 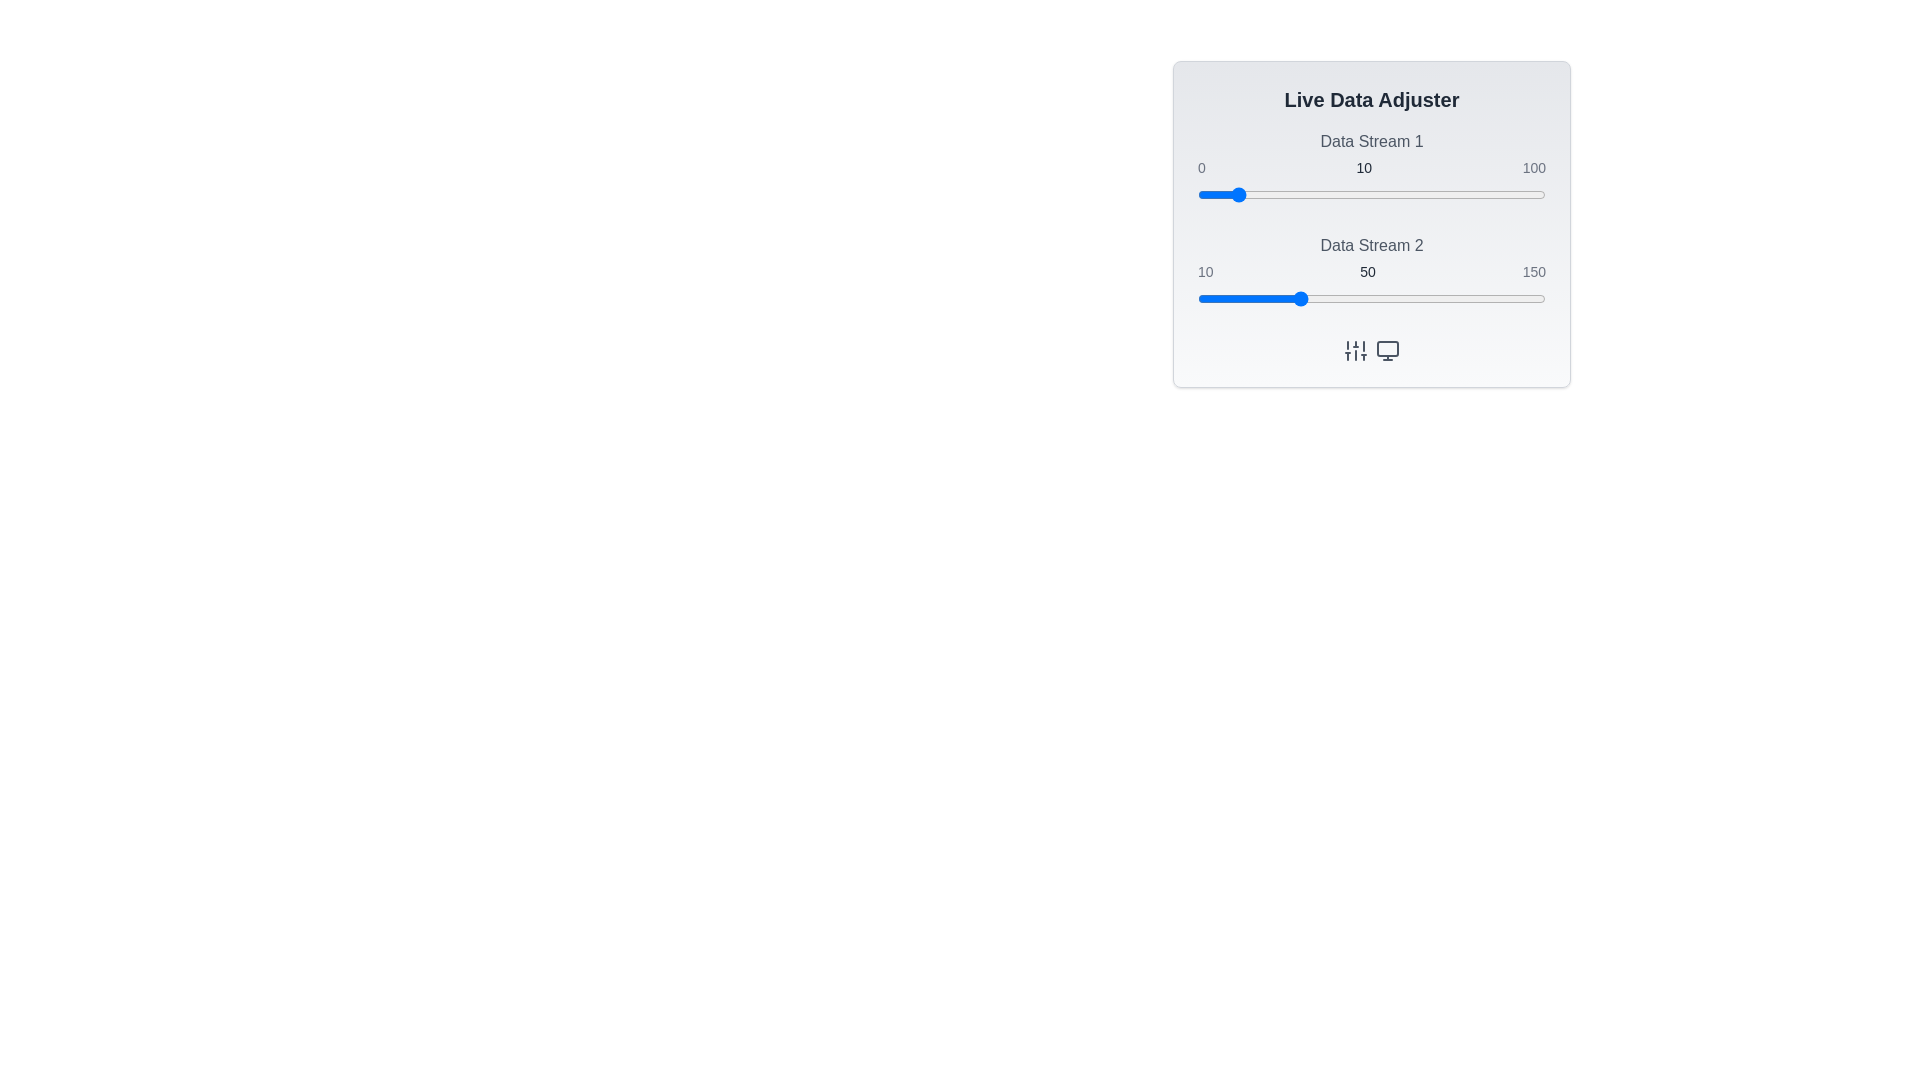 What do you see at coordinates (1363, 167) in the screenshot?
I see `the static text label displaying the number '10', which is part of a group of three numeric text components and is positioned in the middle with a dark gray color against a light background` at bounding box center [1363, 167].